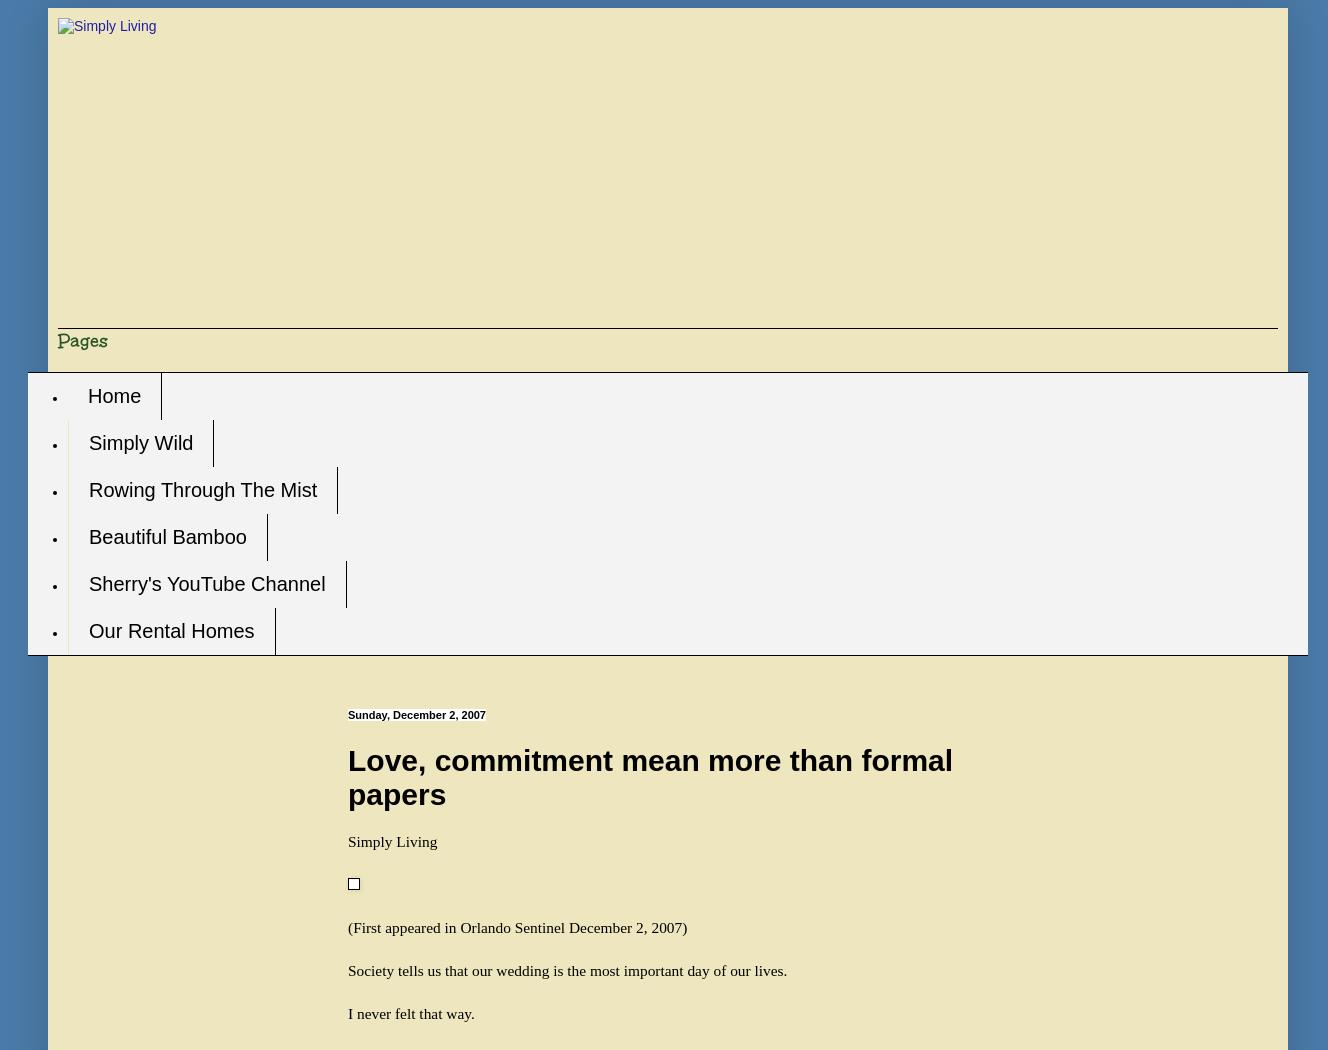 This screenshot has width=1328, height=1050. What do you see at coordinates (171, 631) in the screenshot?
I see `'Our Rental Homes'` at bounding box center [171, 631].